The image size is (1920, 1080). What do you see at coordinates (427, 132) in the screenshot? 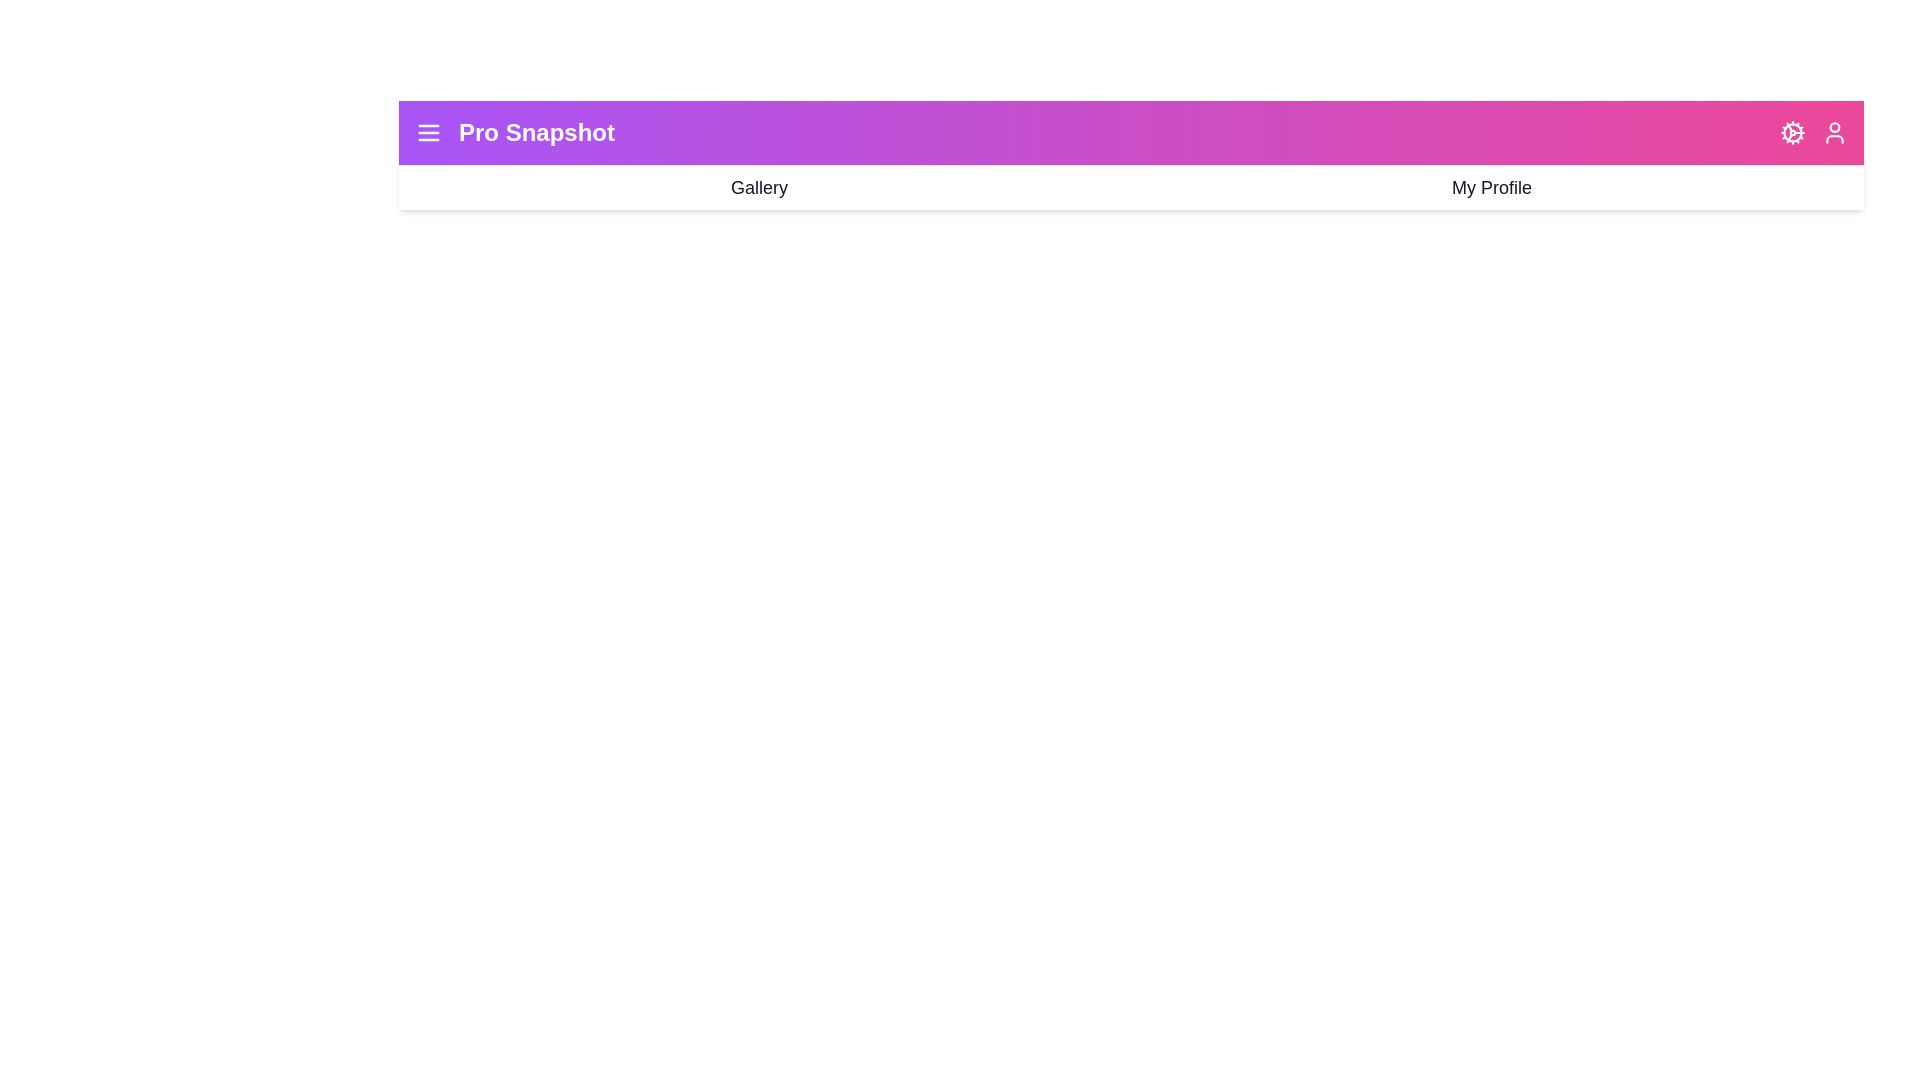
I see `the menu icon to toggle the menu visibility` at bounding box center [427, 132].